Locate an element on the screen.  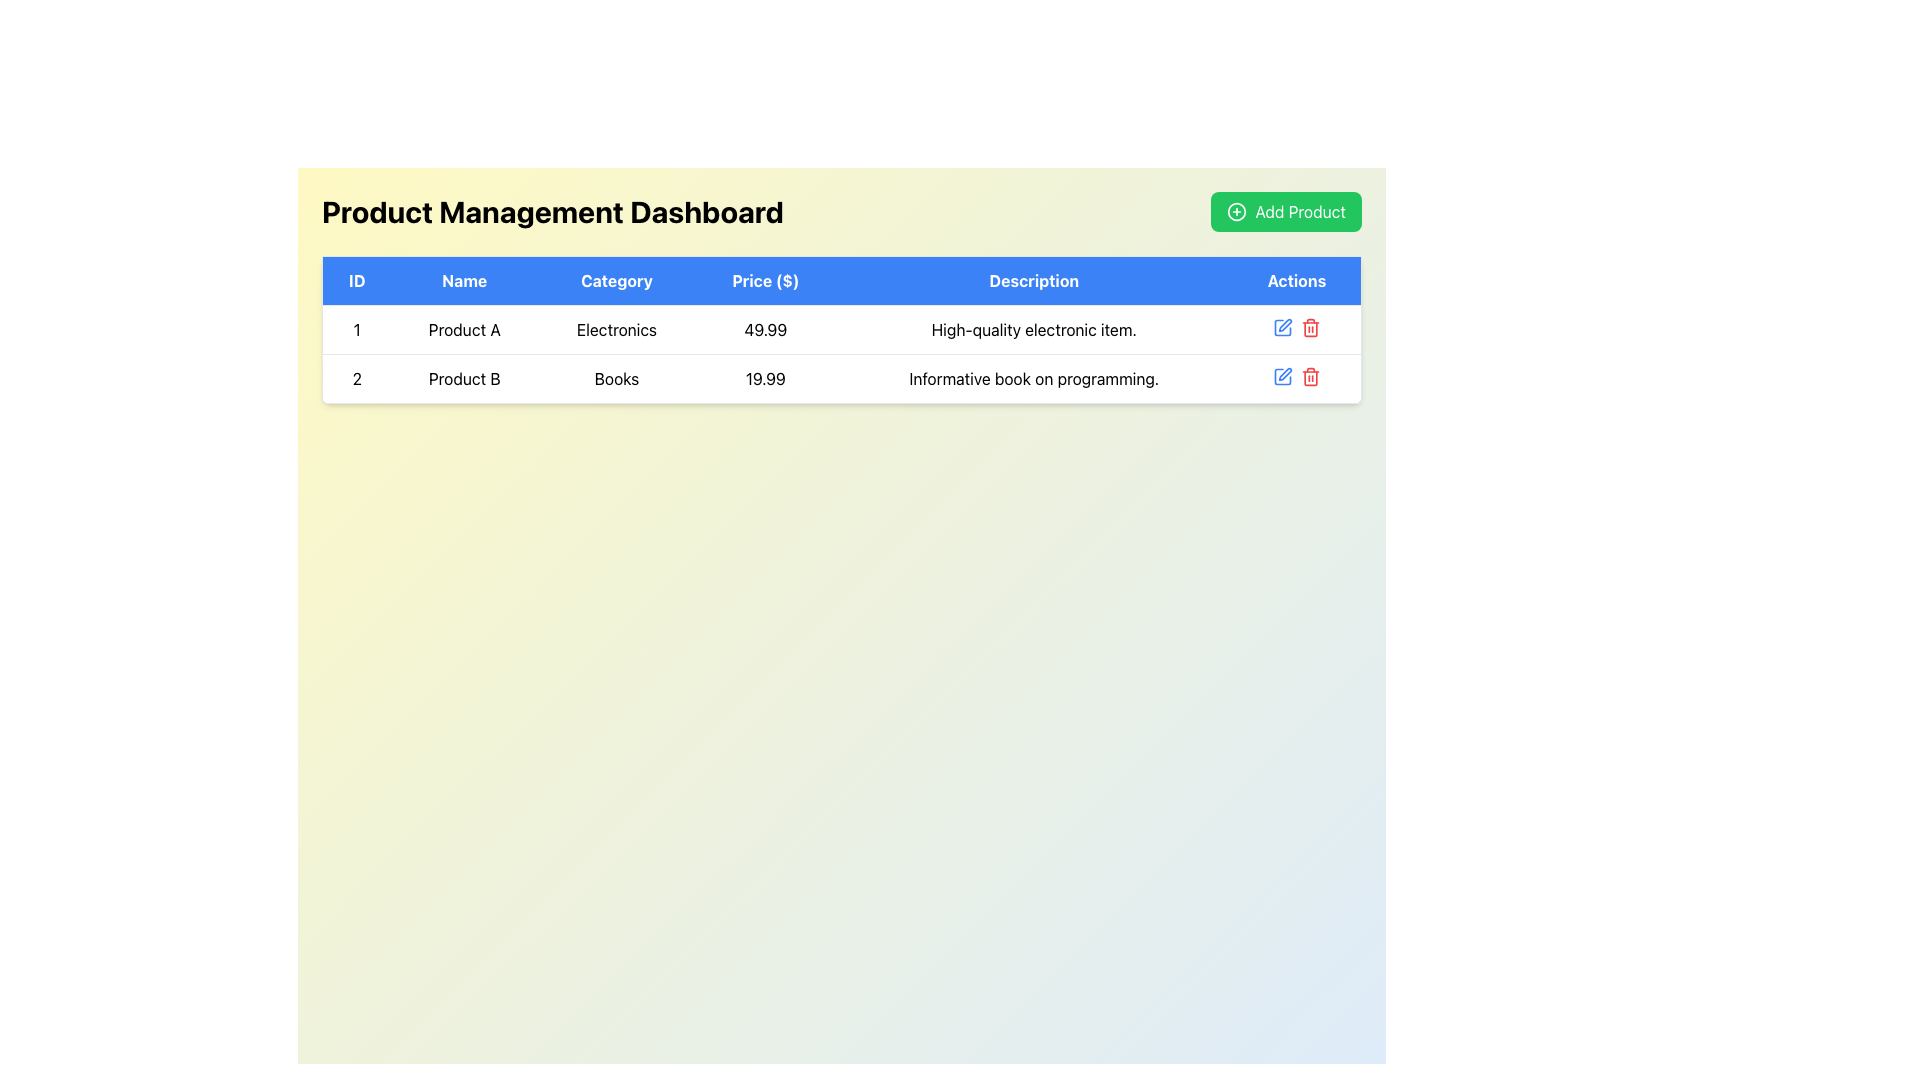
the edit icon located in the 'Actions' column of the second row in the table is located at coordinates (1285, 374).